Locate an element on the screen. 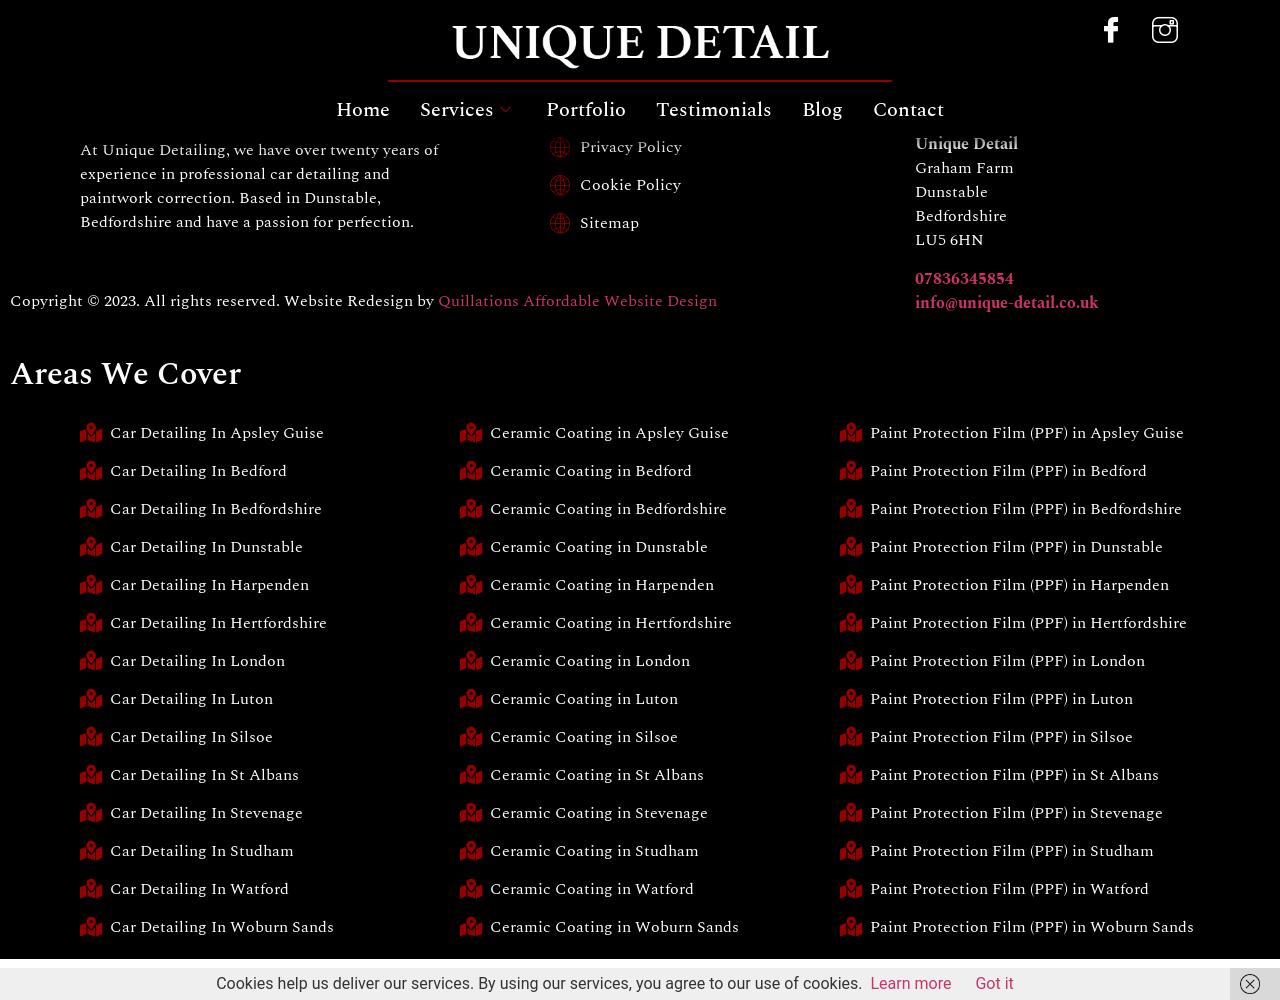 This screenshot has height=1000, width=1280. 'Ceramic Coating in Bedford' is located at coordinates (588, 470).